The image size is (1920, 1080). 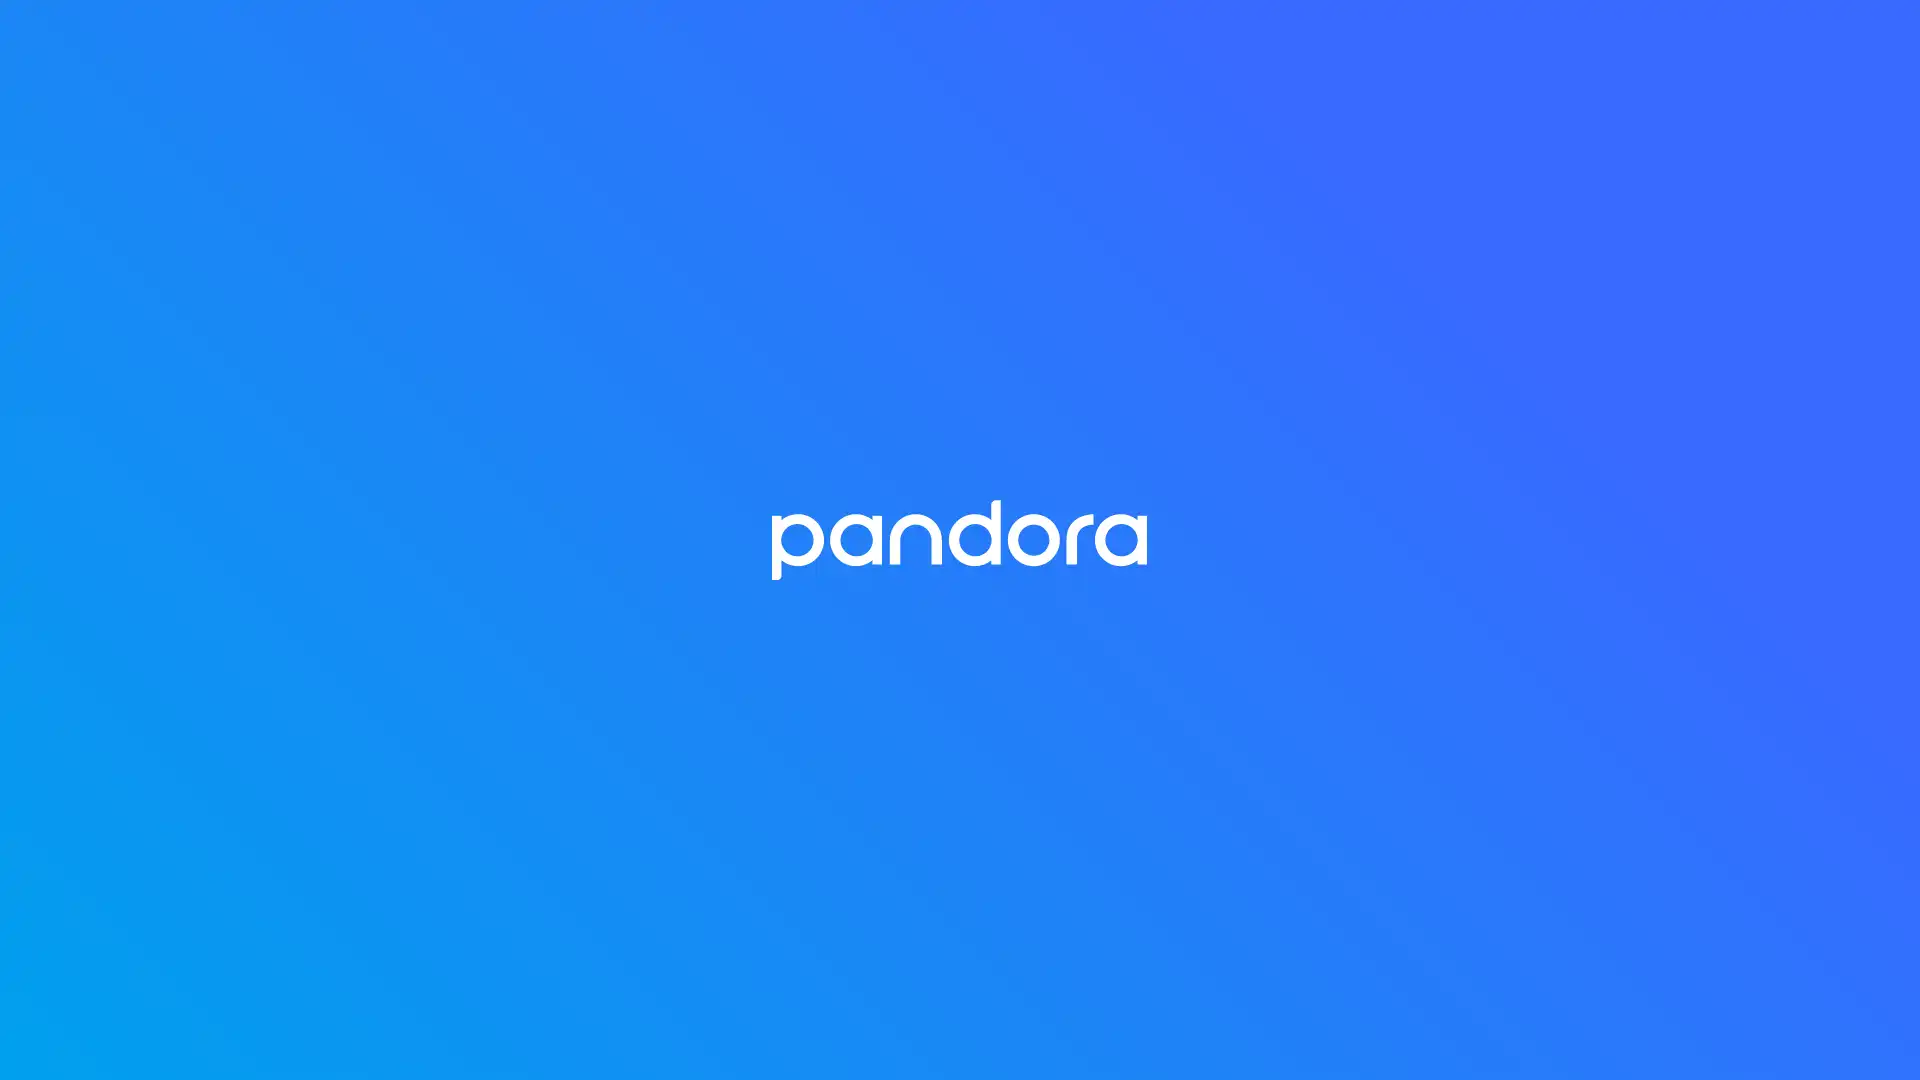 What do you see at coordinates (1656, 415) in the screenshot?
I see `36:33` at bounding box center [1656, 415].